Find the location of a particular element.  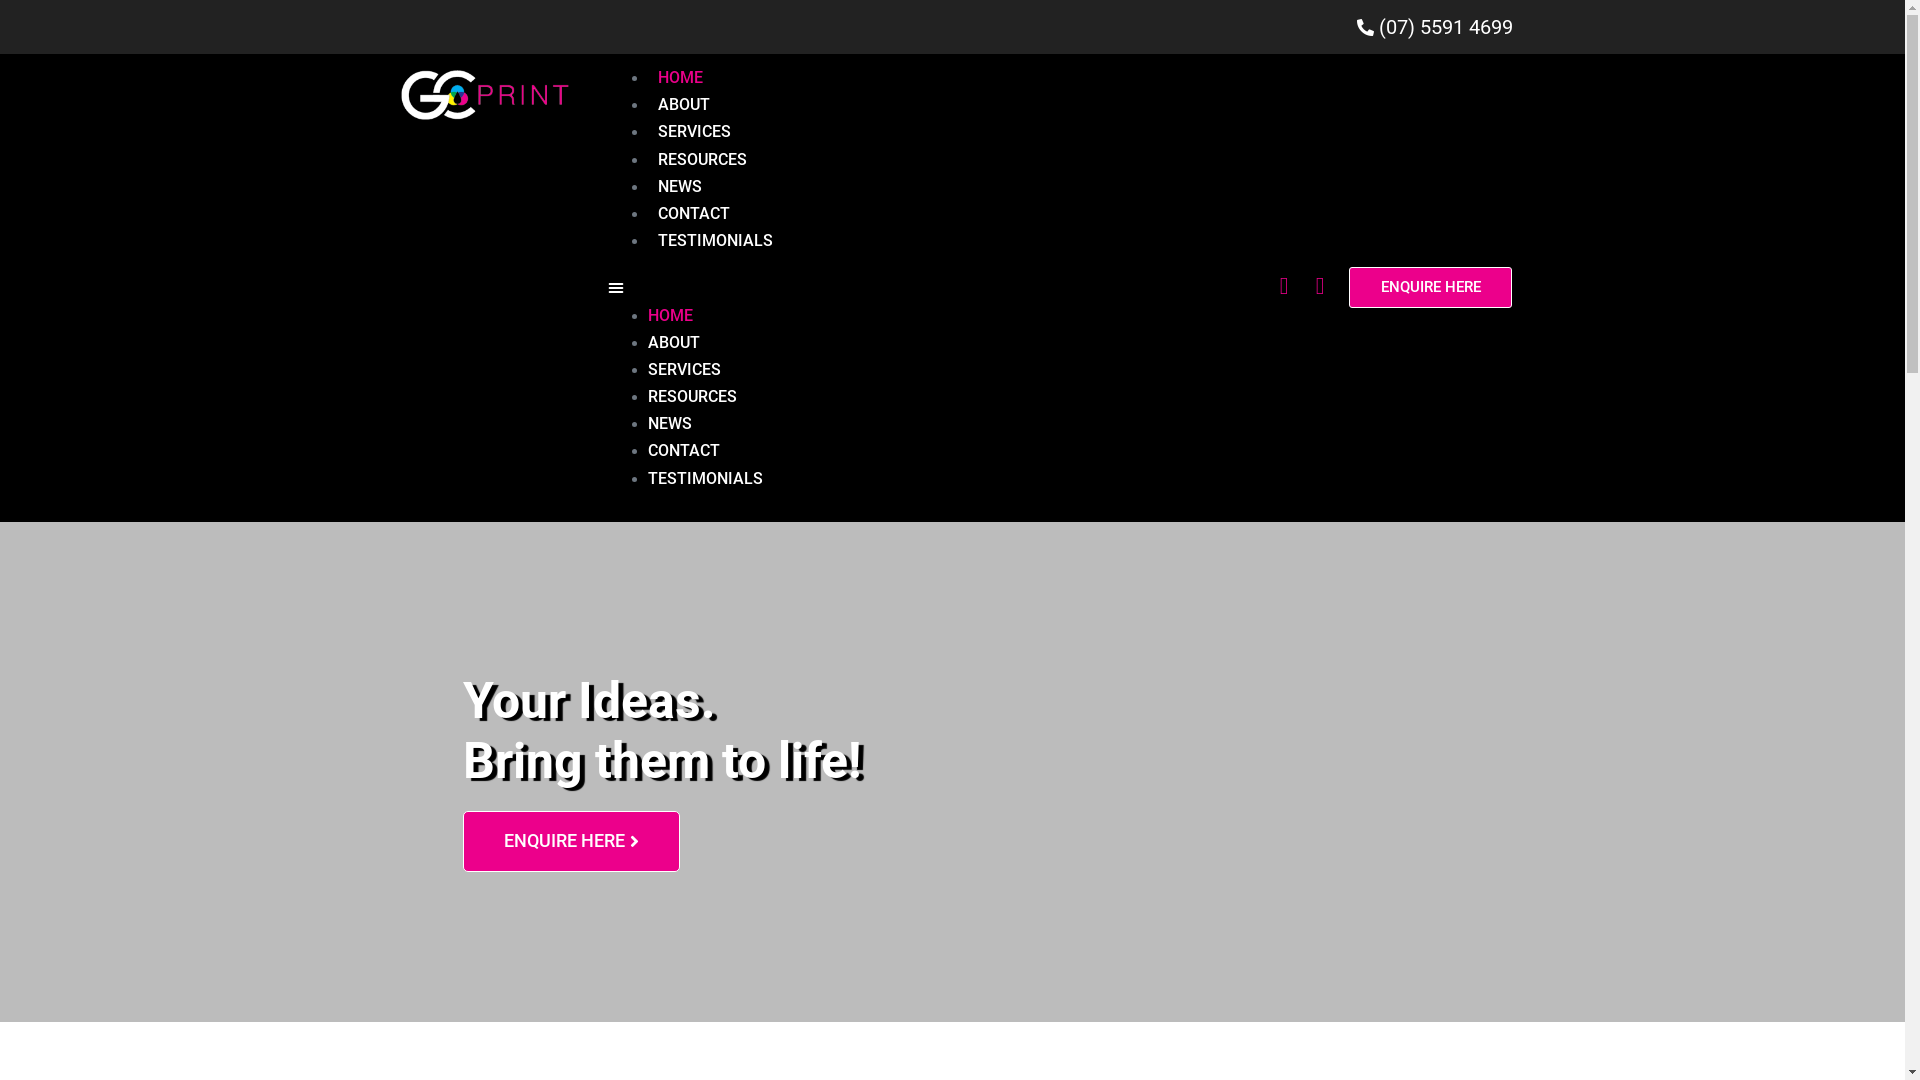

'HOME' is located at coordinates (648, 76).